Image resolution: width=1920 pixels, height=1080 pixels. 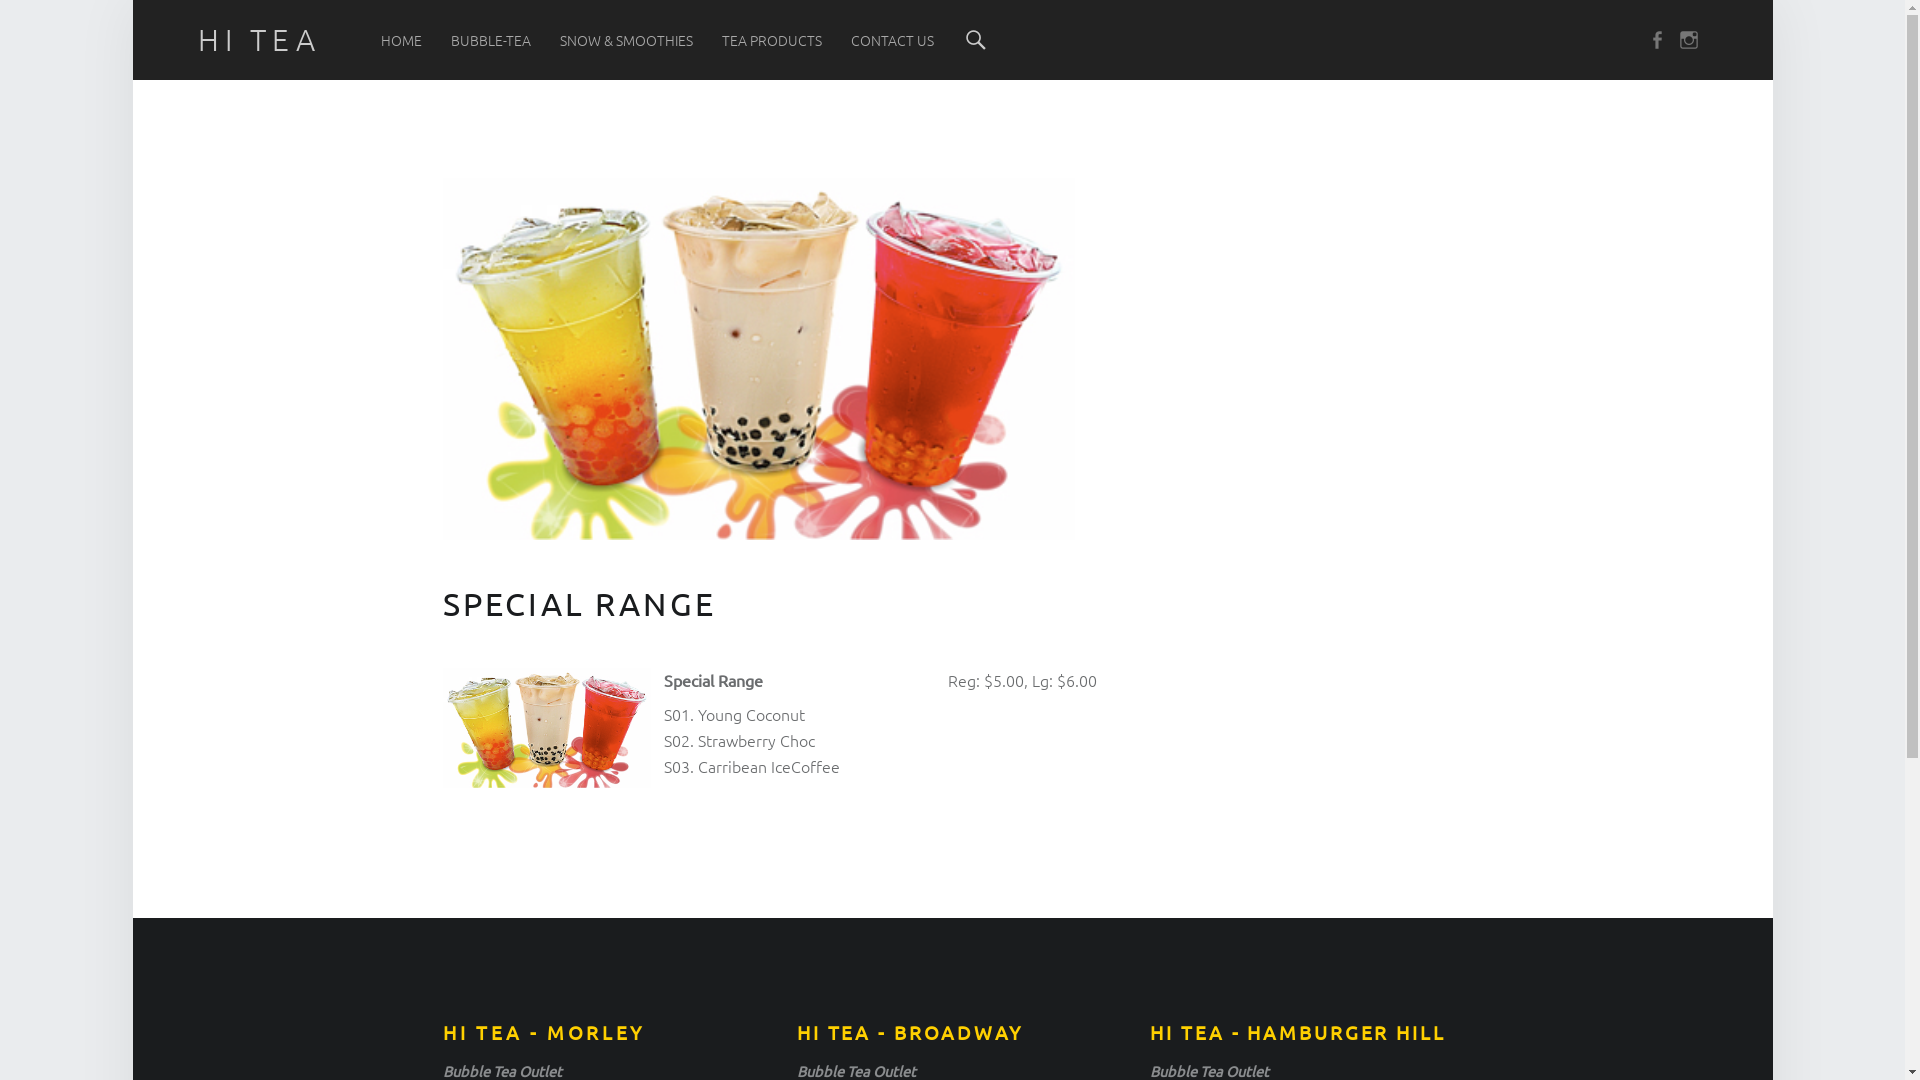 I want to click on 'HI TEA', so click(x=258, y=39).